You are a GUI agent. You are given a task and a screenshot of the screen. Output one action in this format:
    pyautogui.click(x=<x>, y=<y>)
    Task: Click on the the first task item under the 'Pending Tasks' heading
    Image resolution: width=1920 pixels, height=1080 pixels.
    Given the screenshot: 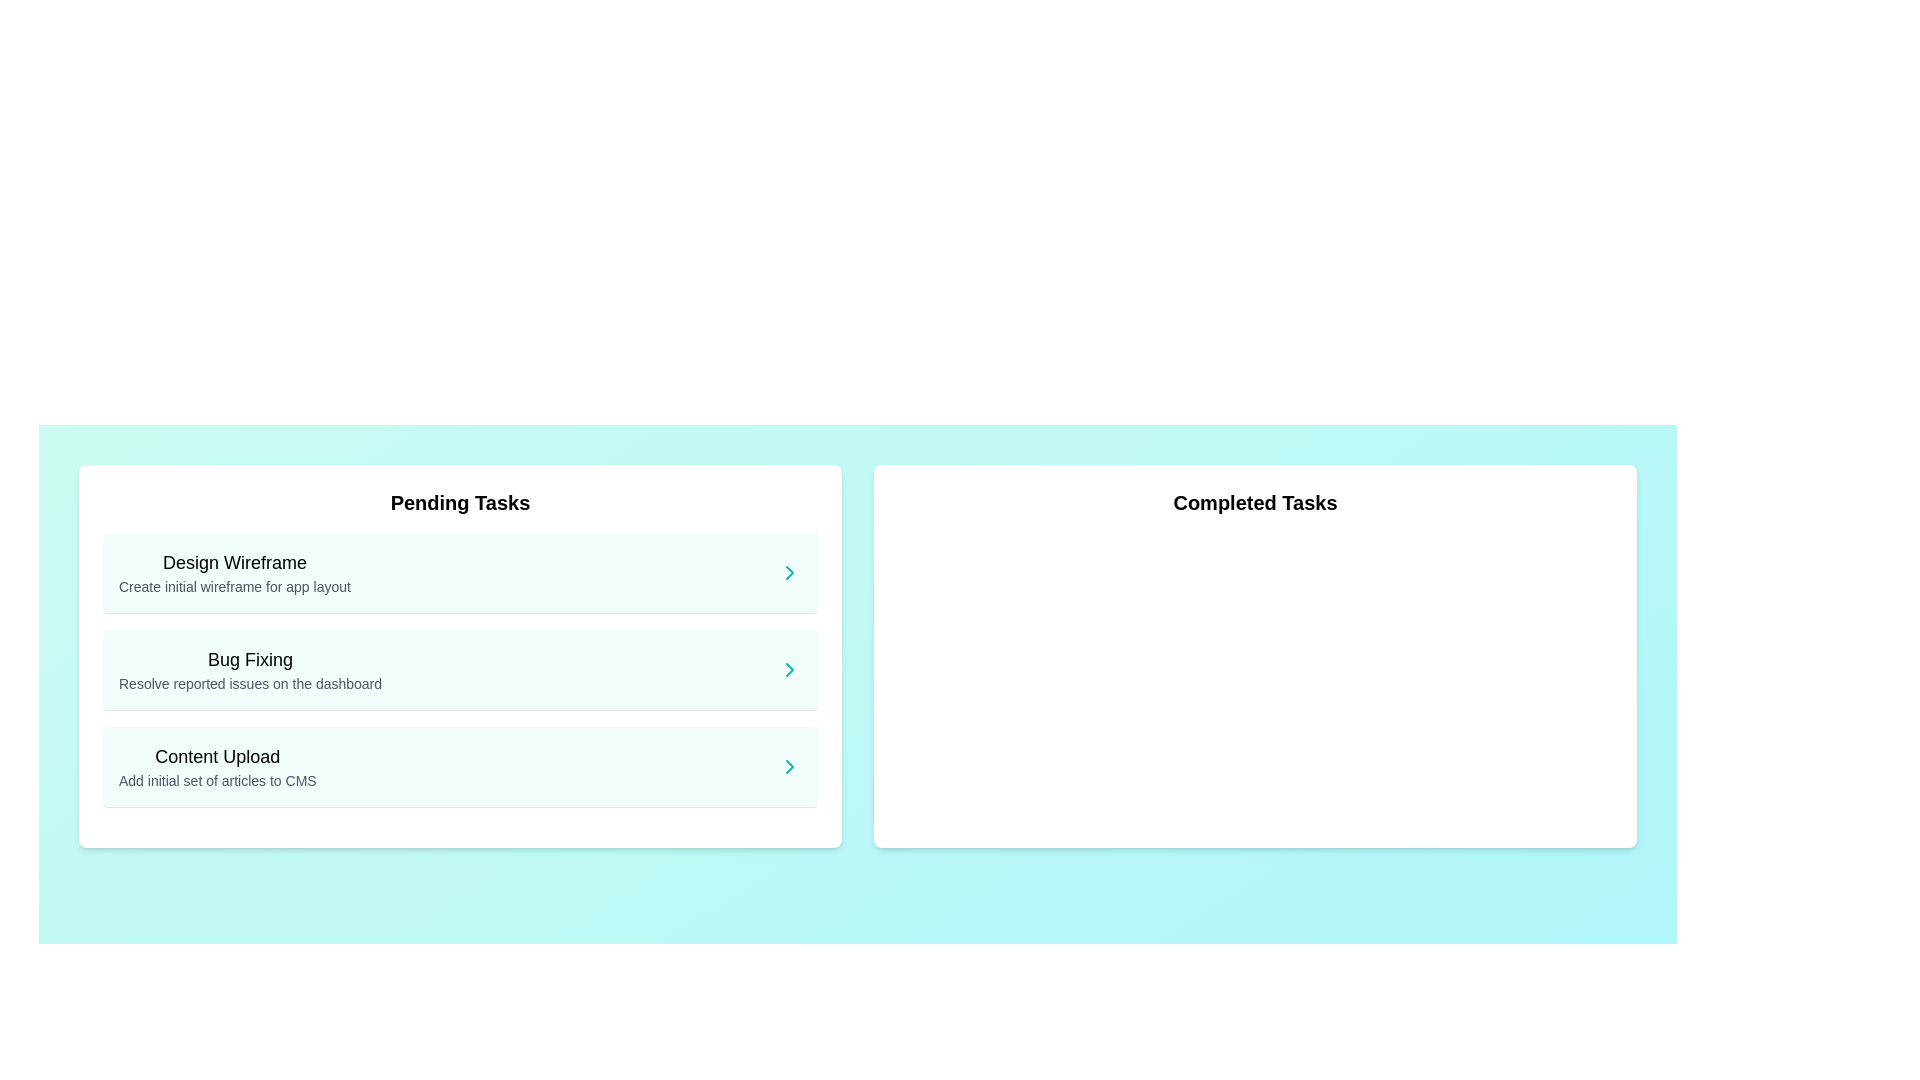 What is the action you would take?
    pyautogui.click(x=459, y=573)
    